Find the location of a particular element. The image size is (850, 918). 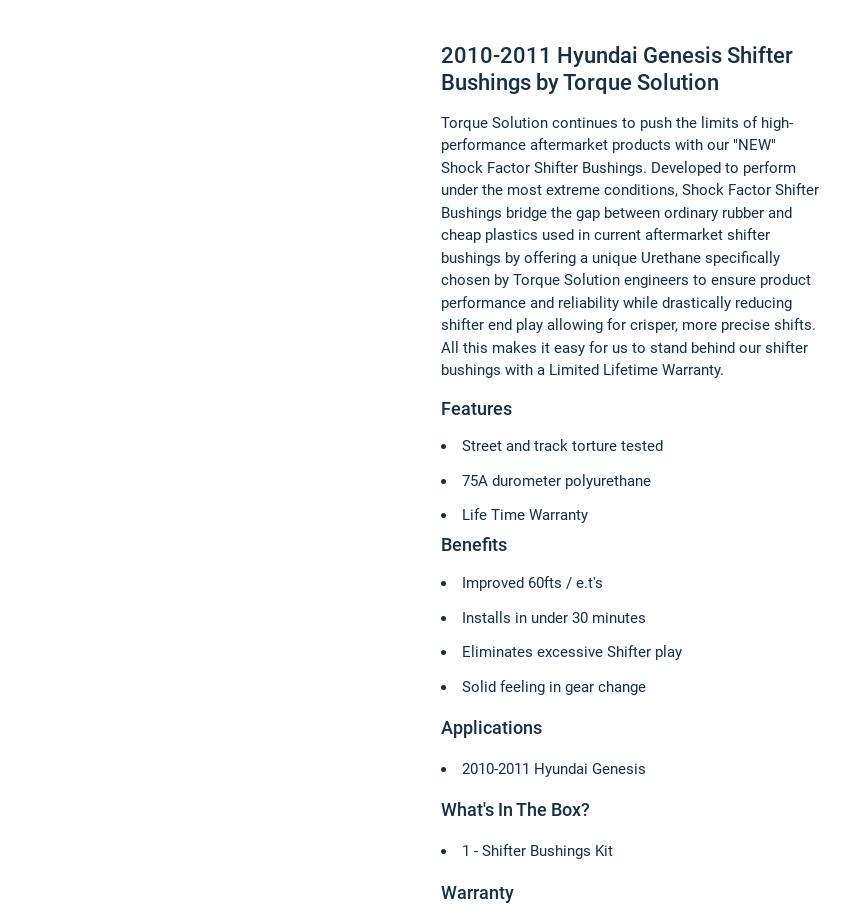

'Features' is located at coordinates (439, 406).